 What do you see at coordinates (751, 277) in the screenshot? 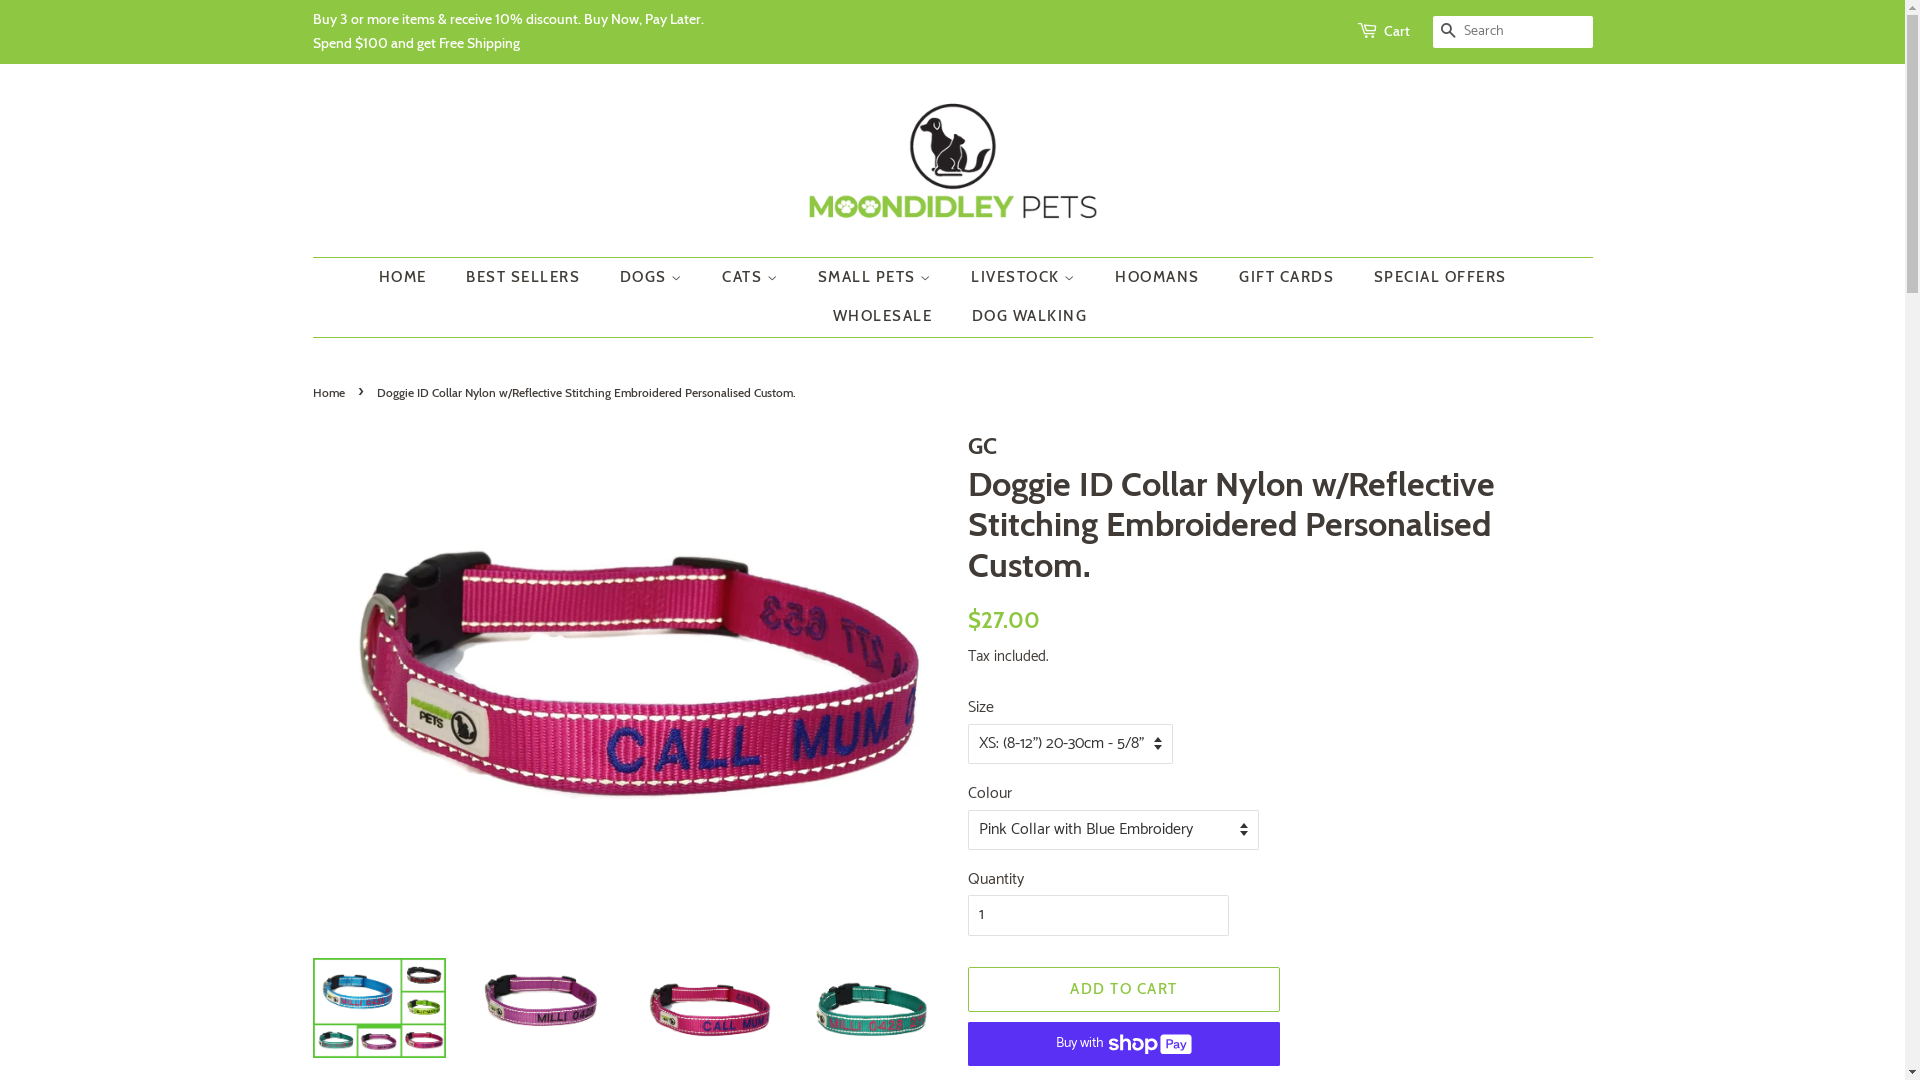
I see `'CATS'` at bounding box center [751, 277].